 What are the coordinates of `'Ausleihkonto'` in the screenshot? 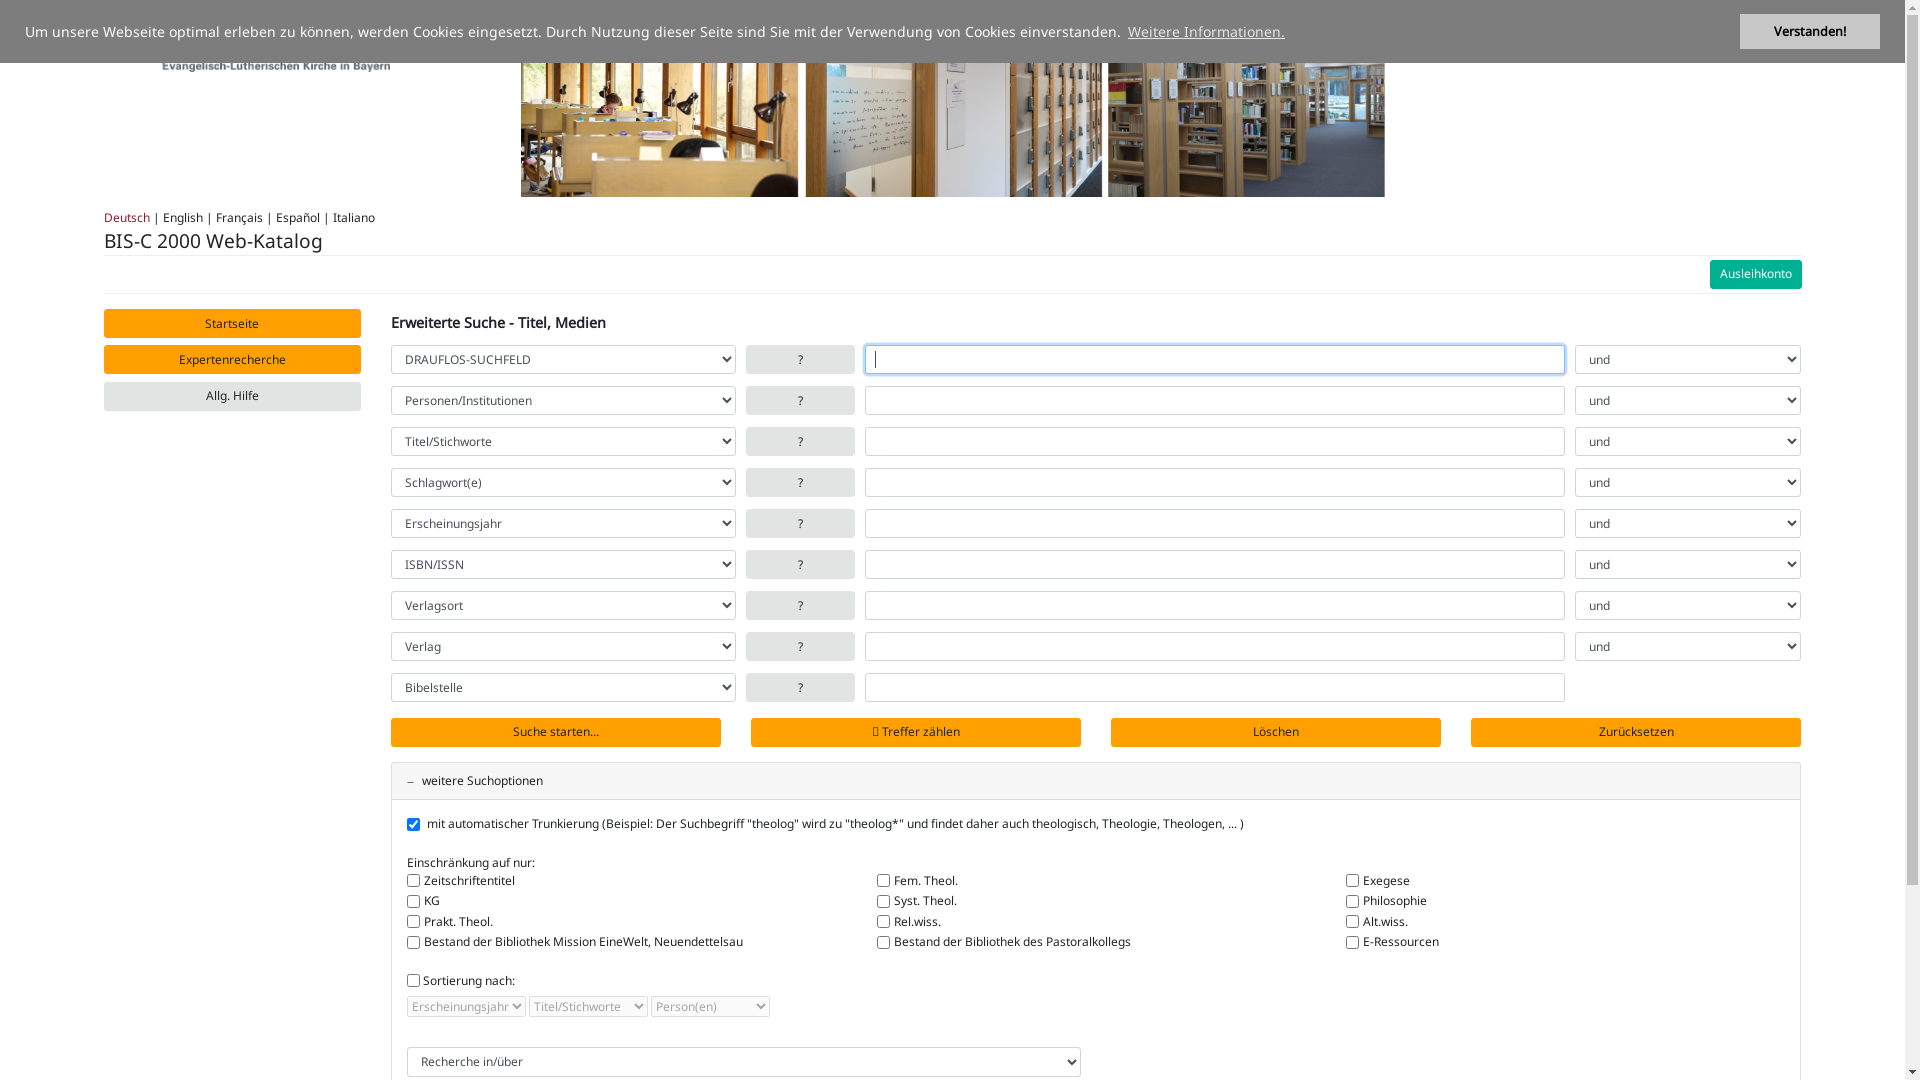 It's located at (1755, 274).